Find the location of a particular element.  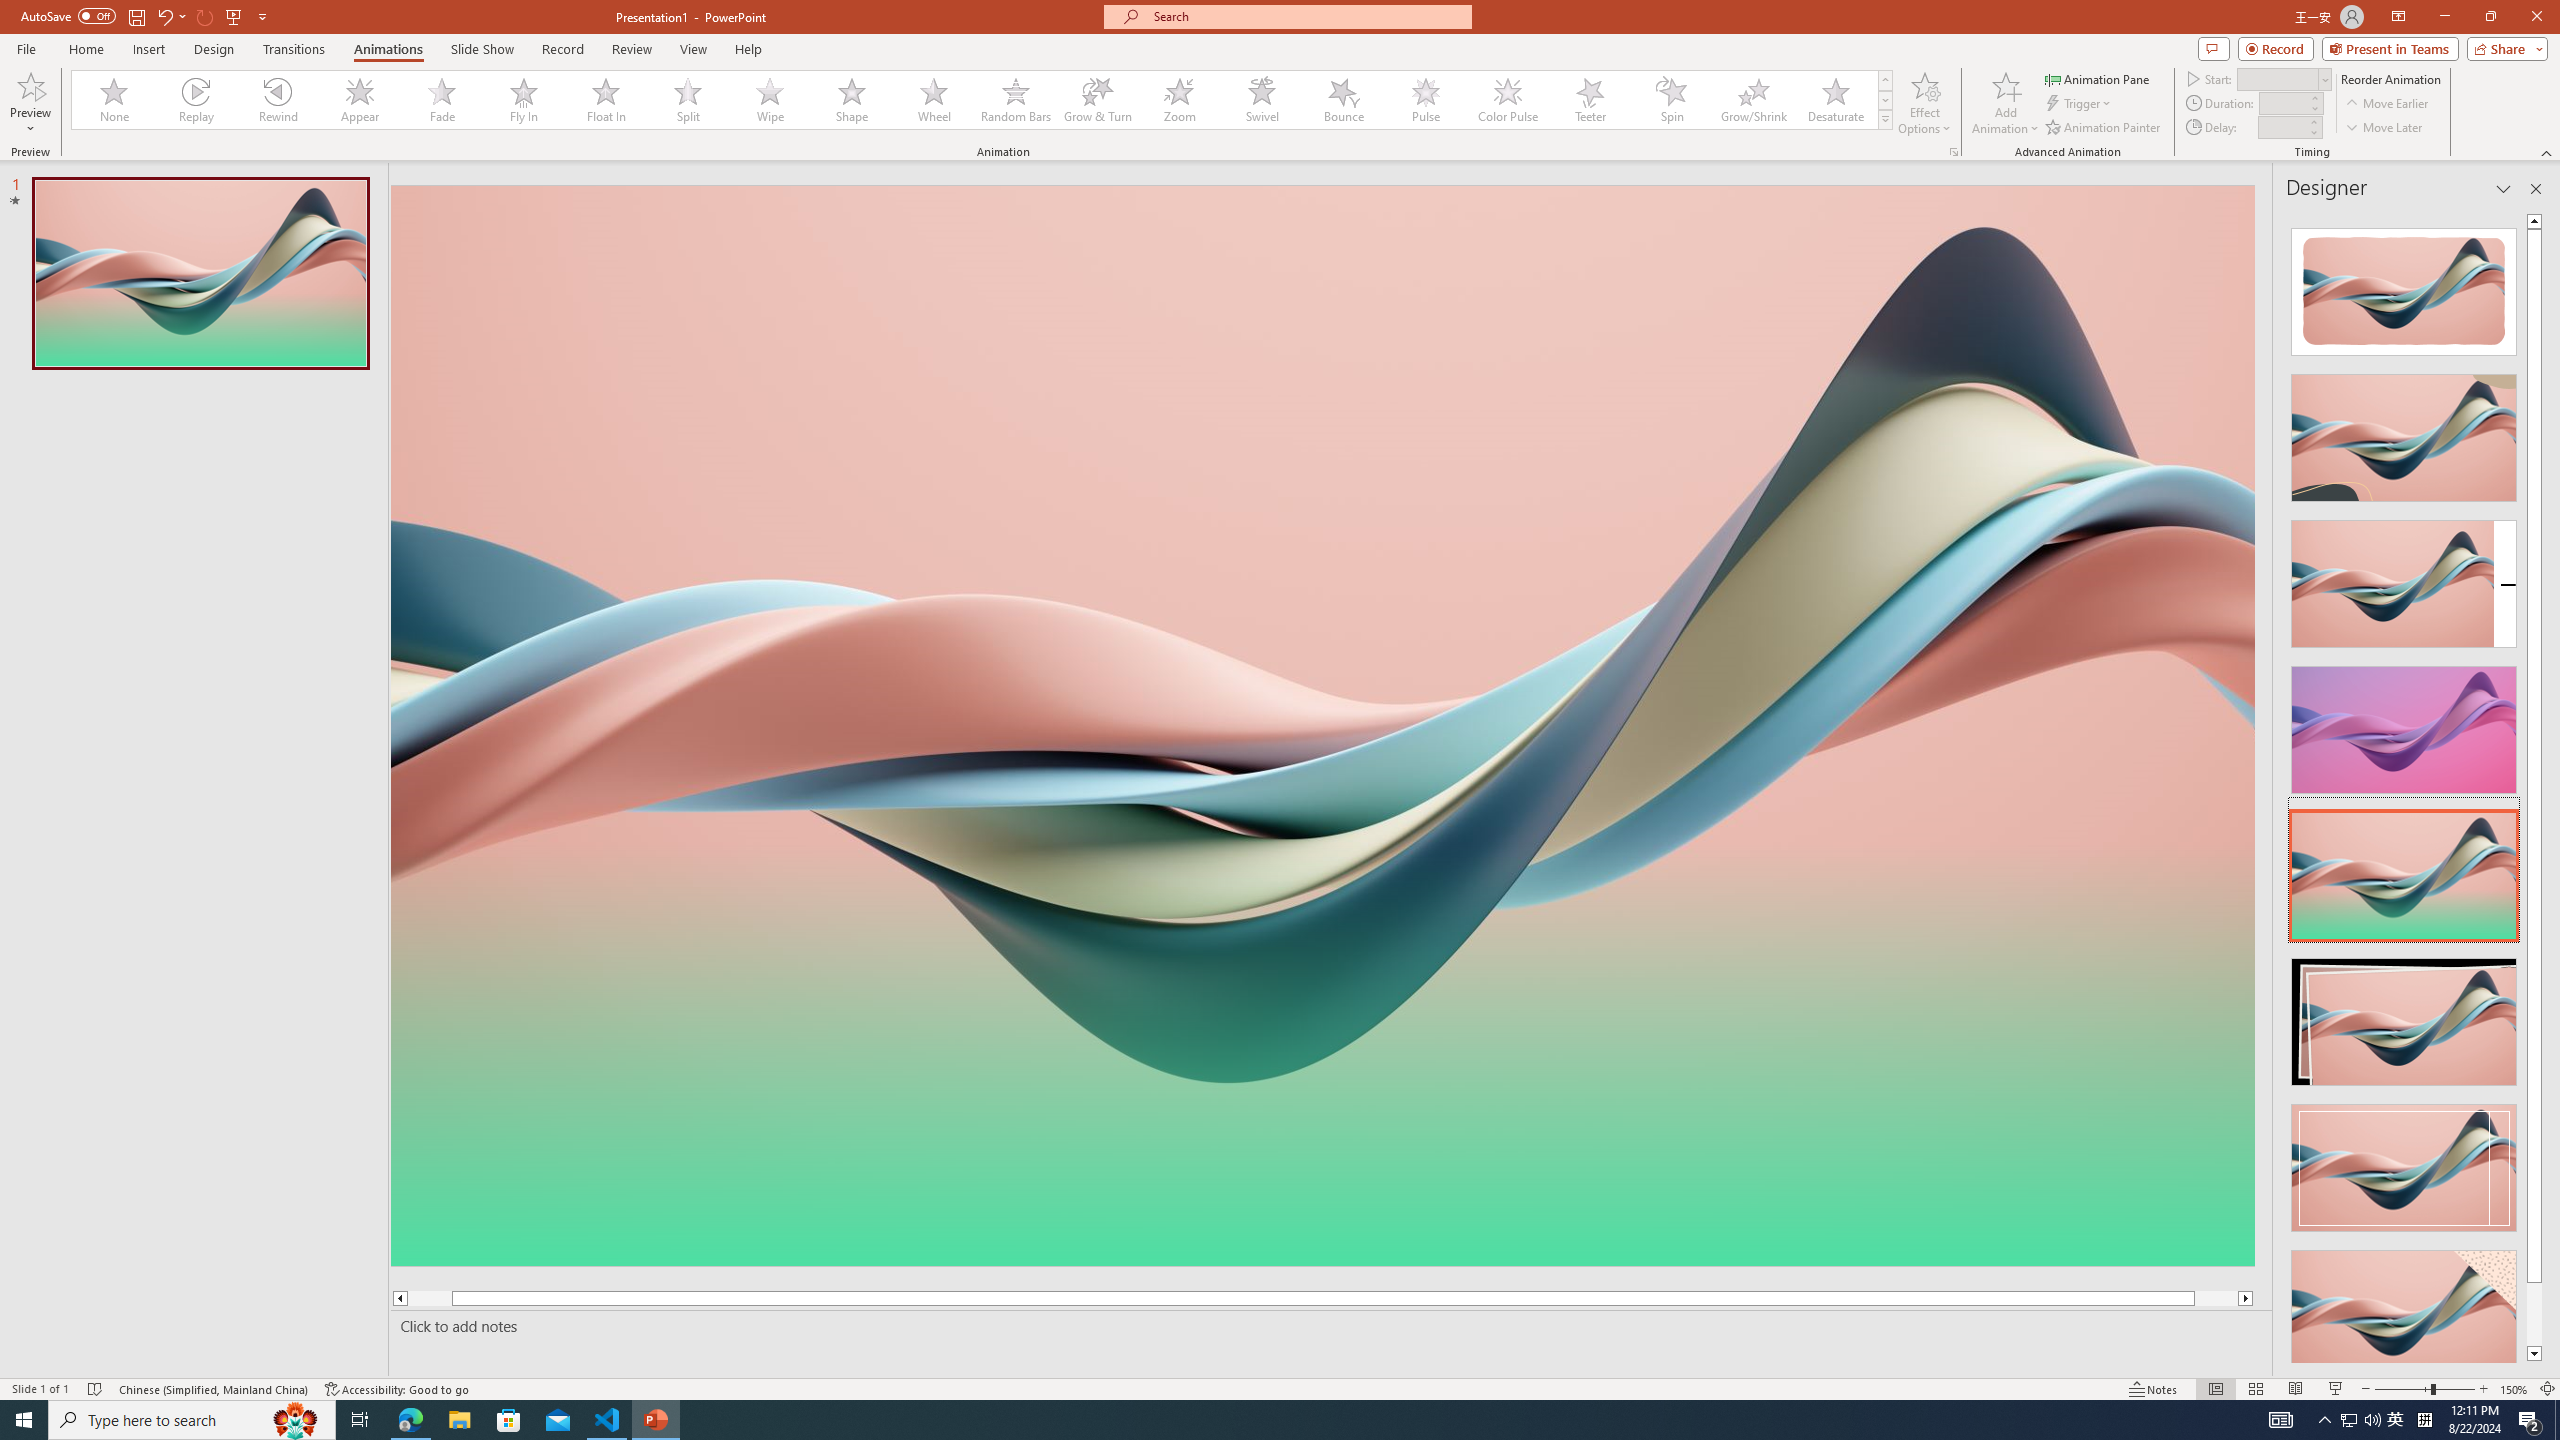

'Redo' is located at coordinates (205, 15).